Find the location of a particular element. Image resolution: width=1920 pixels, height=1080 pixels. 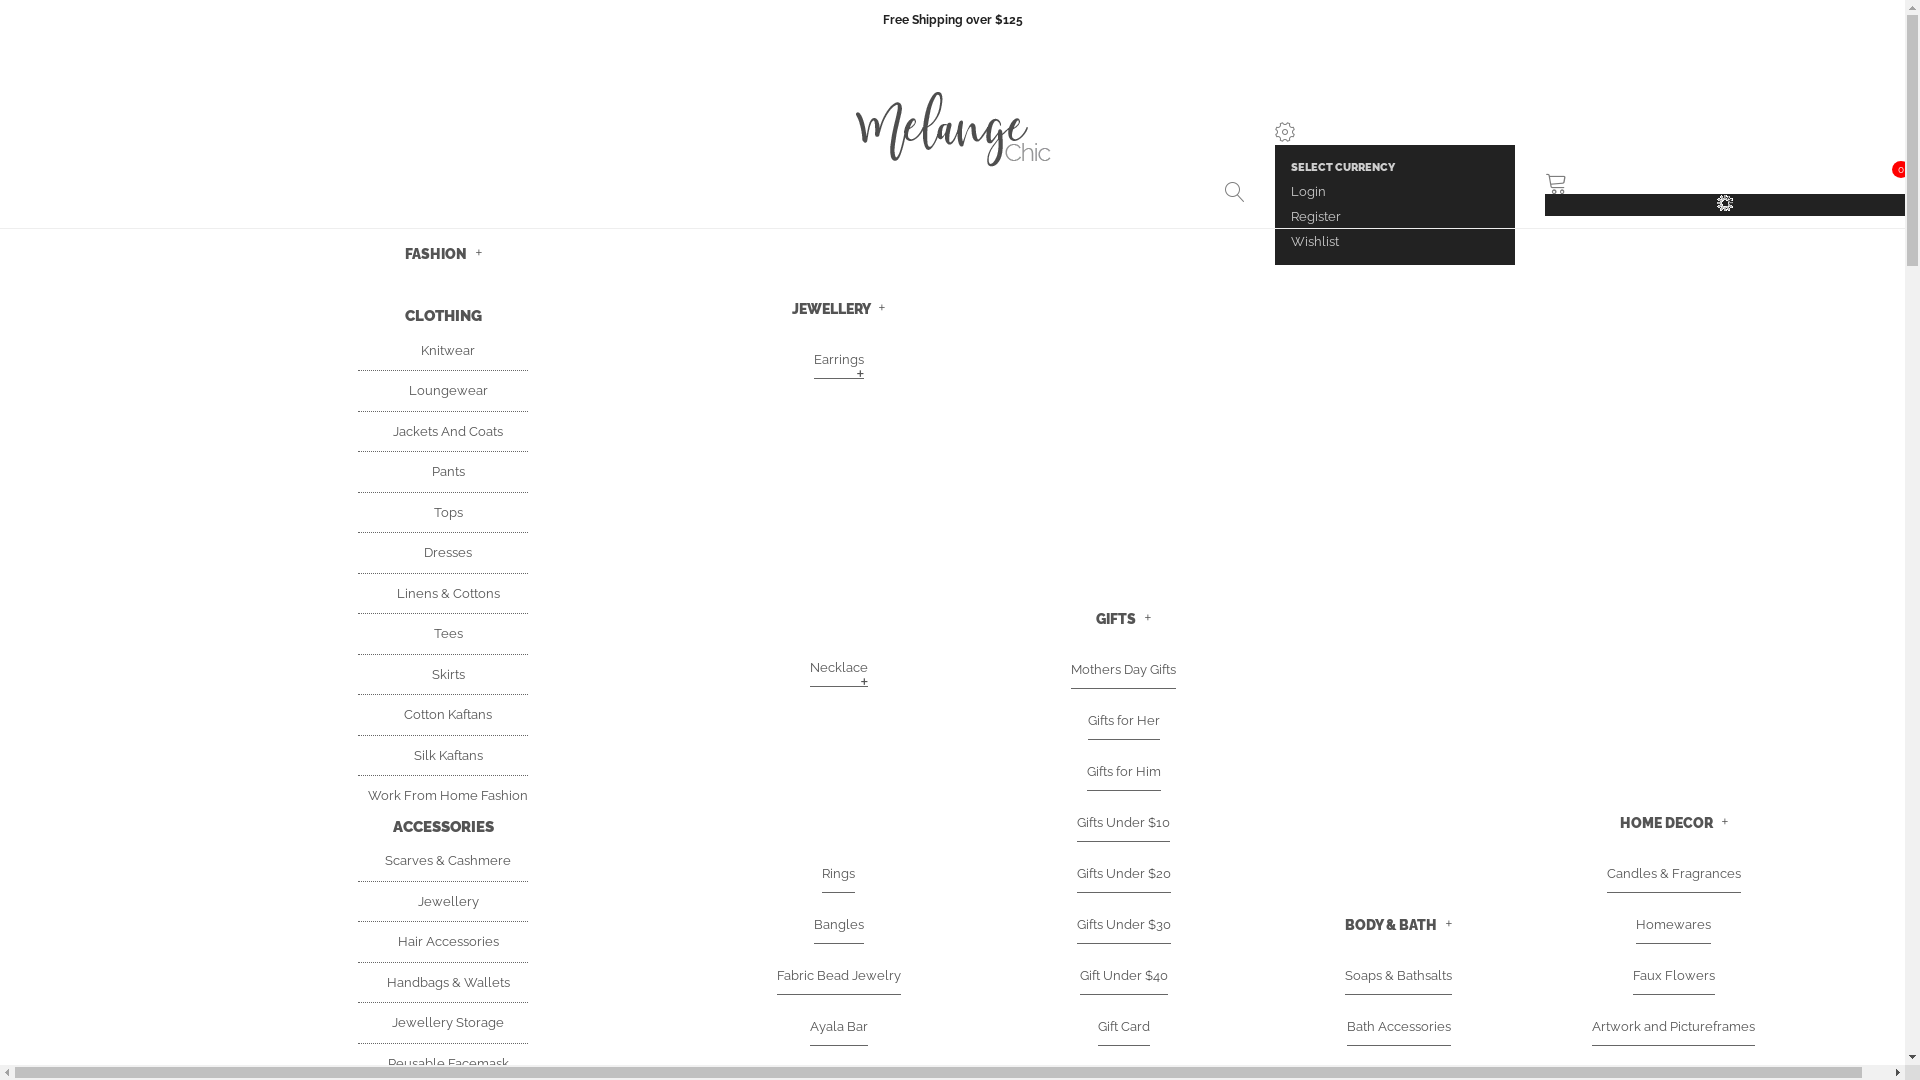

'Skirts' is located at coordinates (442, 674).